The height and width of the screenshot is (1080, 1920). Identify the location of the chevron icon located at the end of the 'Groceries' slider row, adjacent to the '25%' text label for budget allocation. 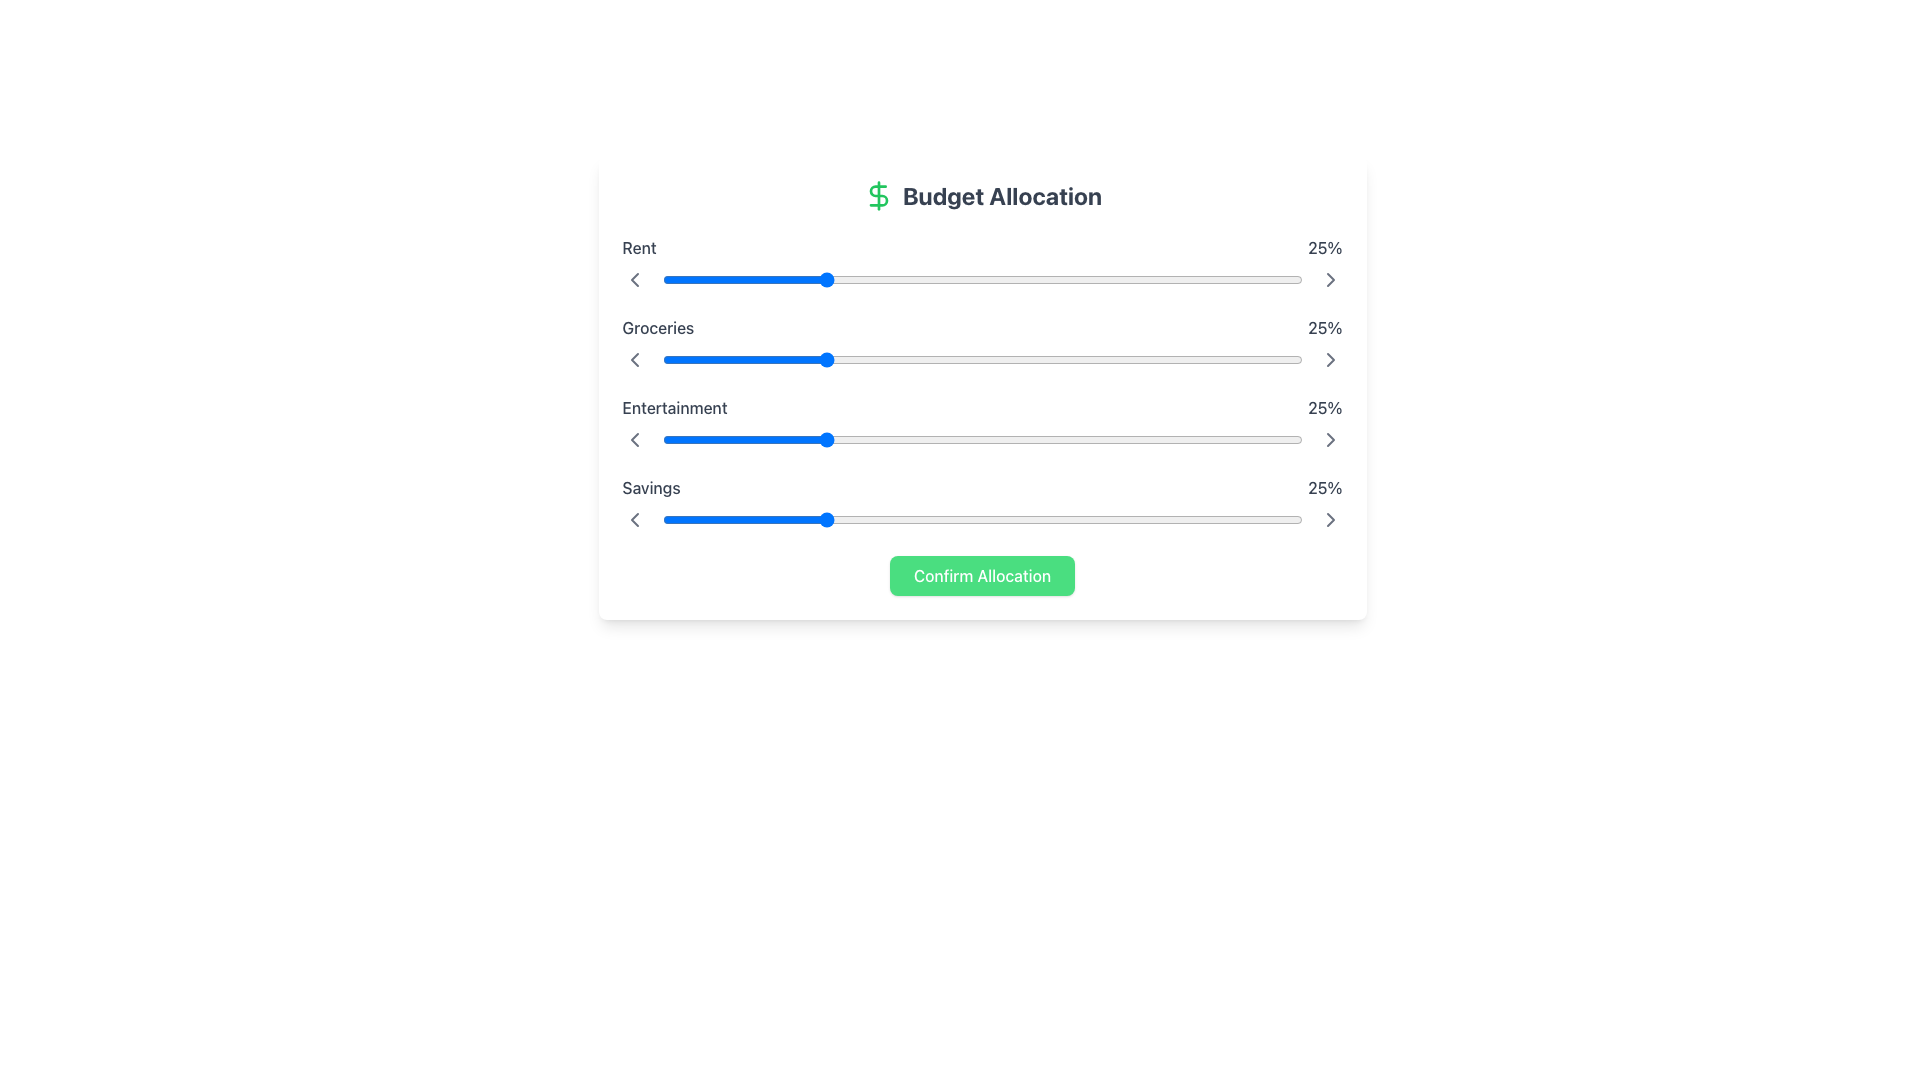
(1330, 280).